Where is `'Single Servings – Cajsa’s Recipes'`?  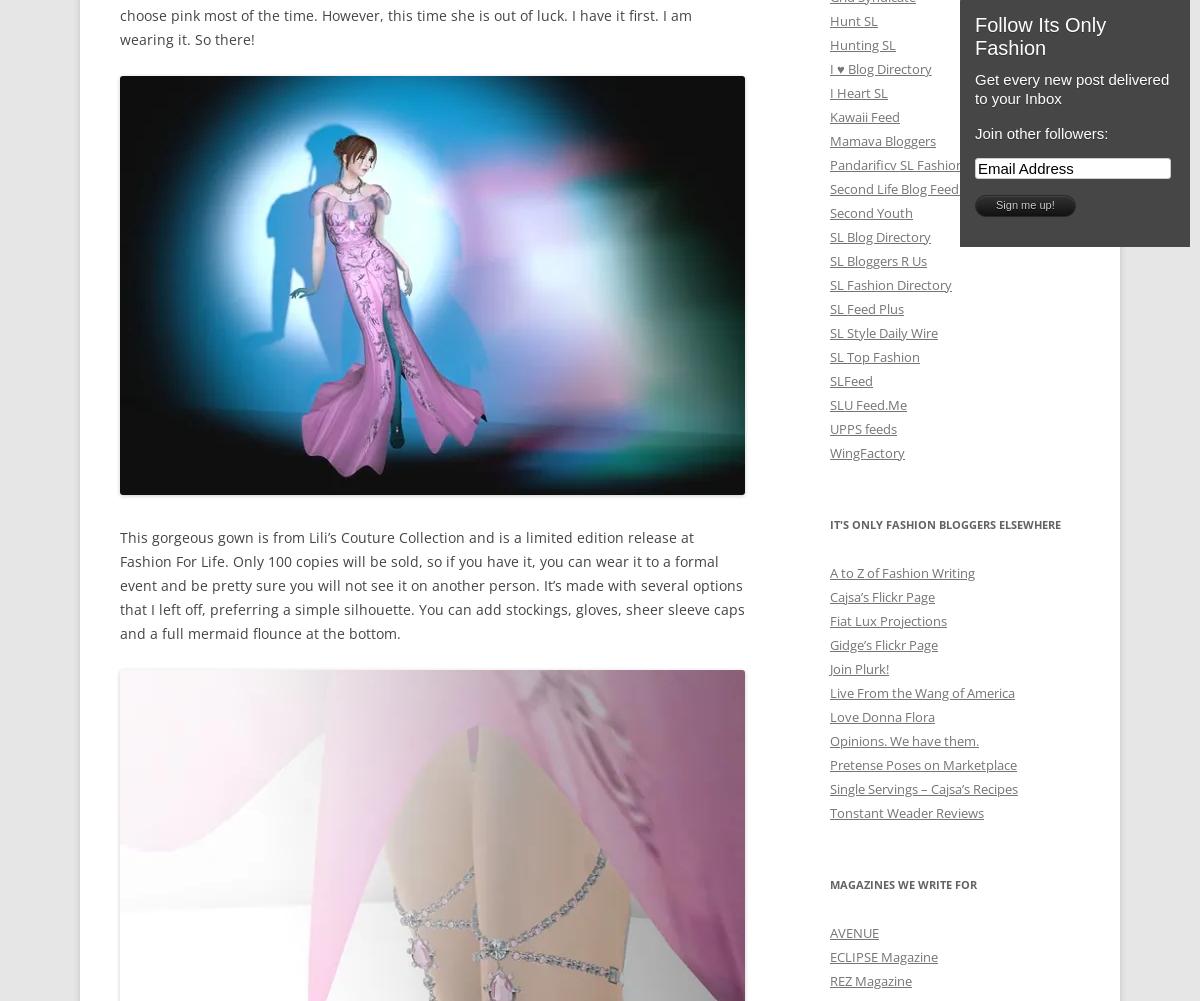
'Single Servings – Cajsa’s Recipes' is located at coordinates (924, 786).